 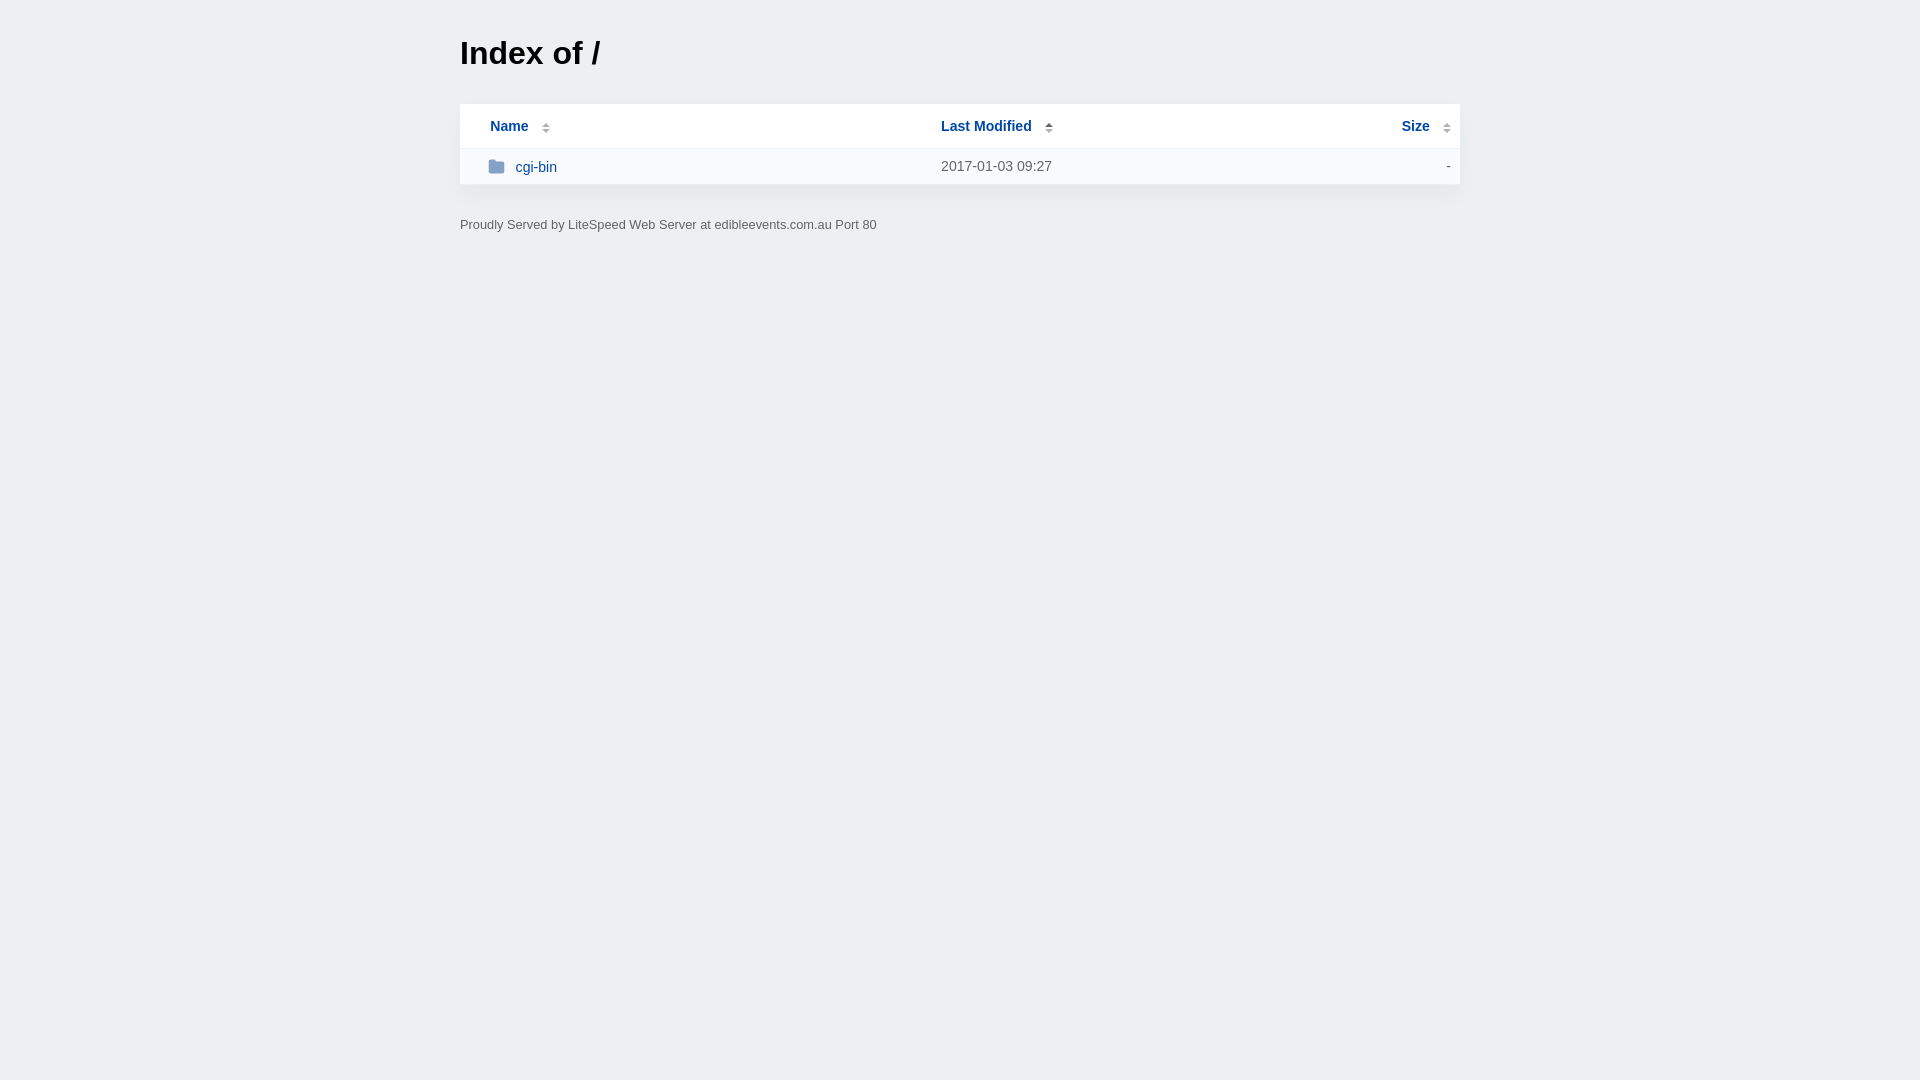 What do you see at coordinates (1425, 126) in the screenshot?
I see `'Size'` at bounding box center [1425, 126].